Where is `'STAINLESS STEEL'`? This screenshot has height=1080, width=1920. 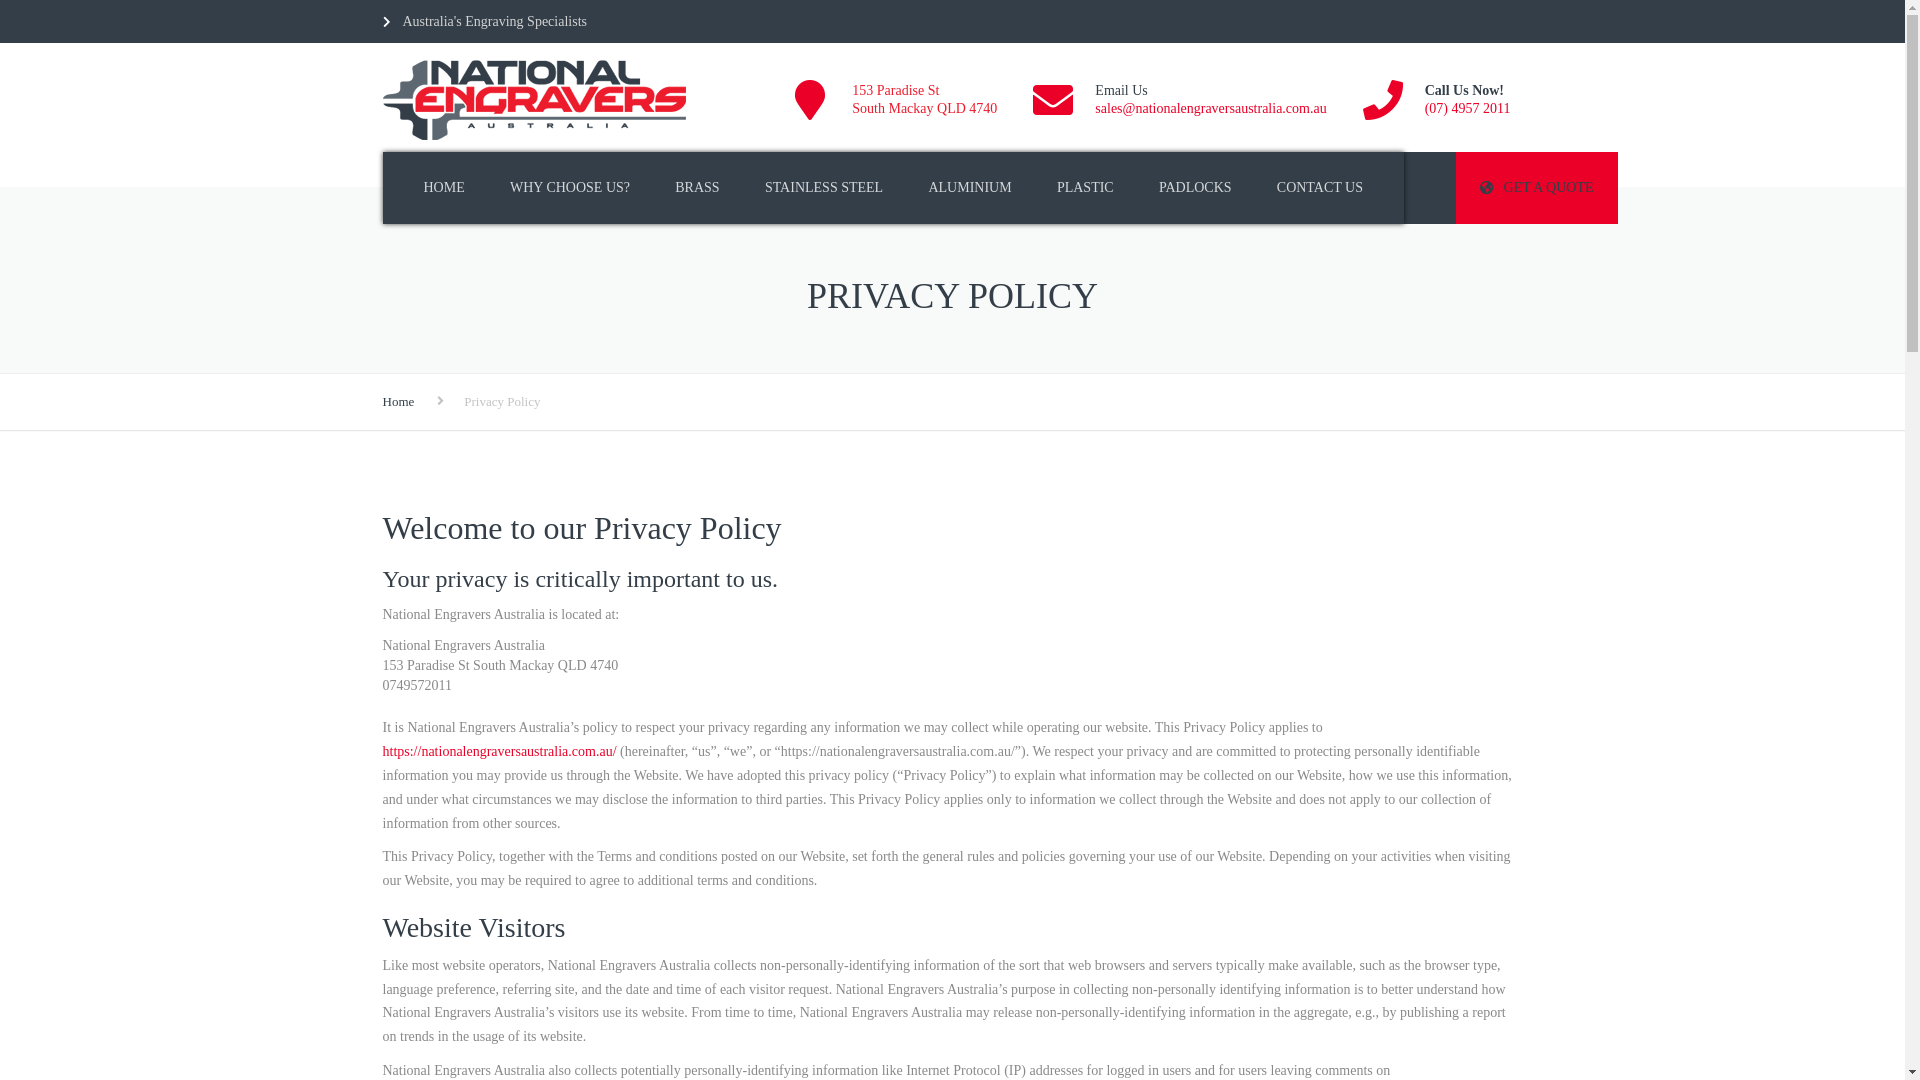 'STAINLESS STEEL' is located at coordinates (824, 188).